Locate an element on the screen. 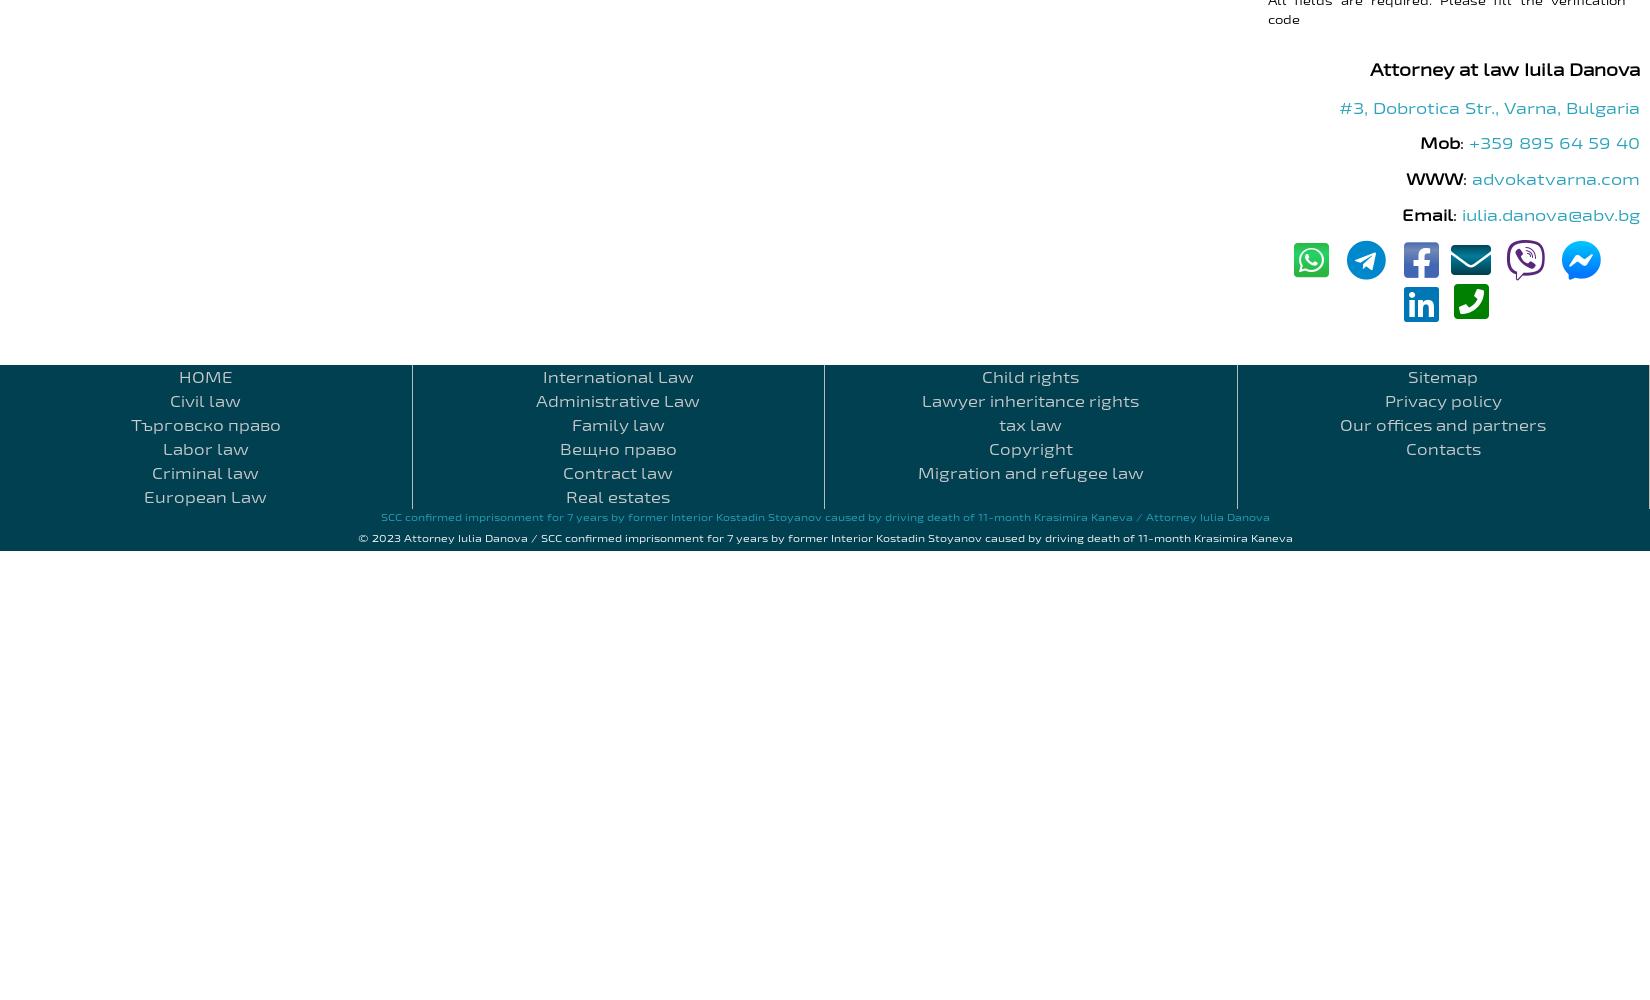 The width and height of the screenshot is (1650, 1000). 'Lawyer inheritance rights' is located at coordinates (1030, 401).